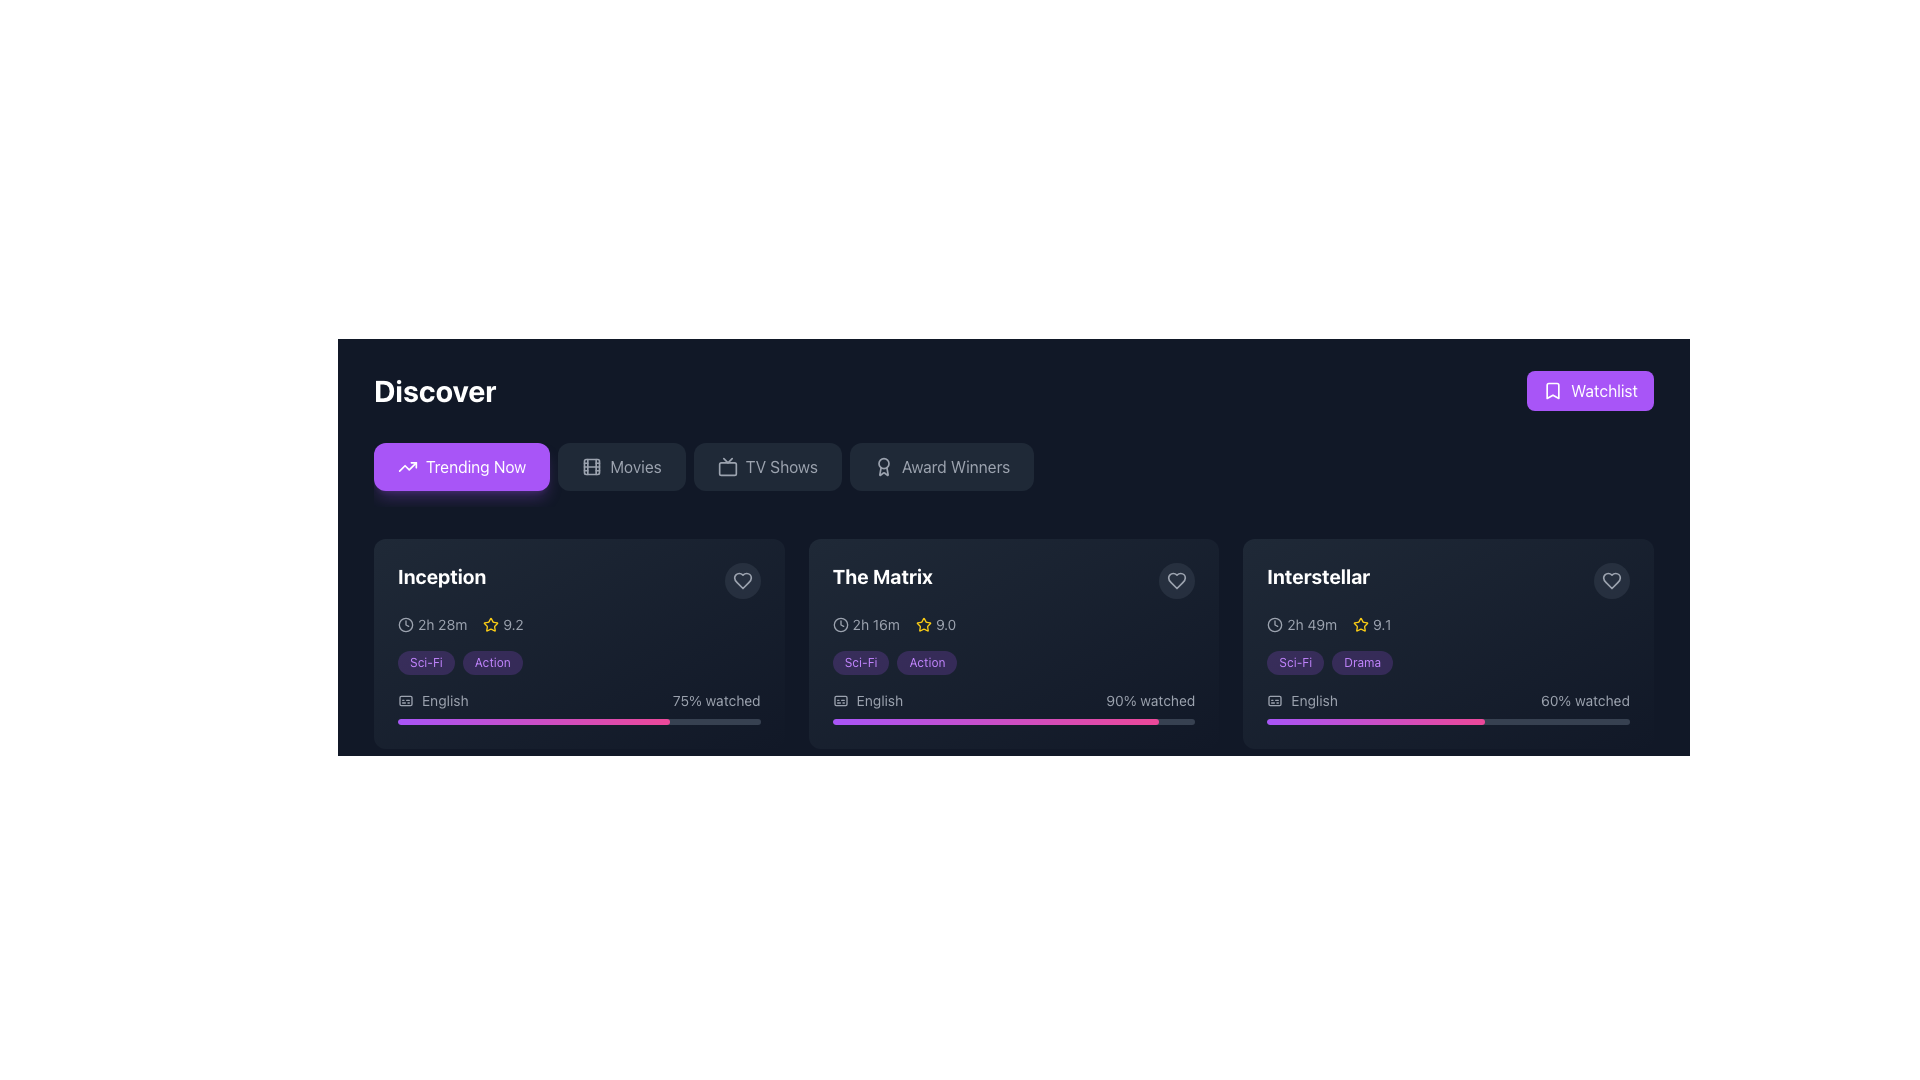  Describe the element at coordinates (1314, 700) in the screenshot. I see `the text label displaying 'English' located above the progress bar of the movie 'Interstellar'` at that location.